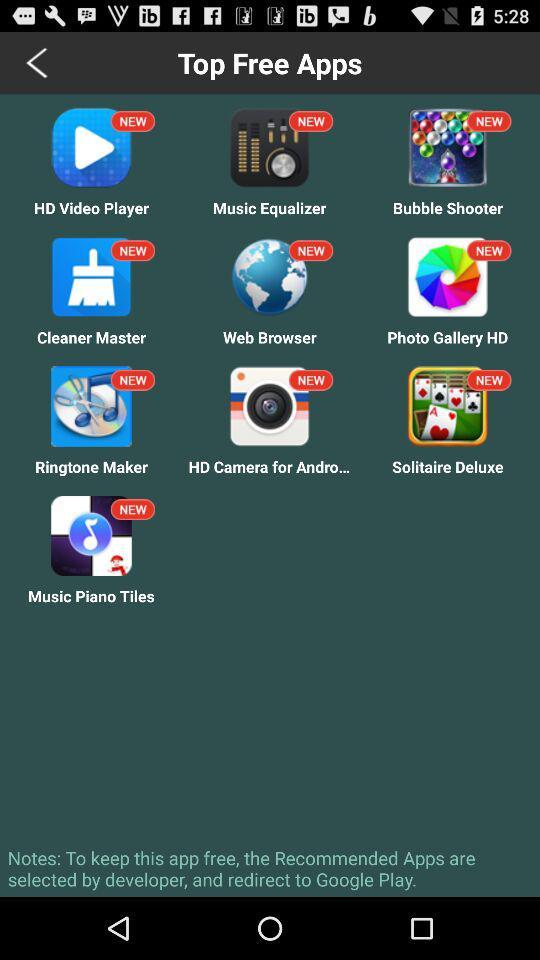  Describe the element at coordinates (38, 62) in the screenshot. I see `go back` at that location.